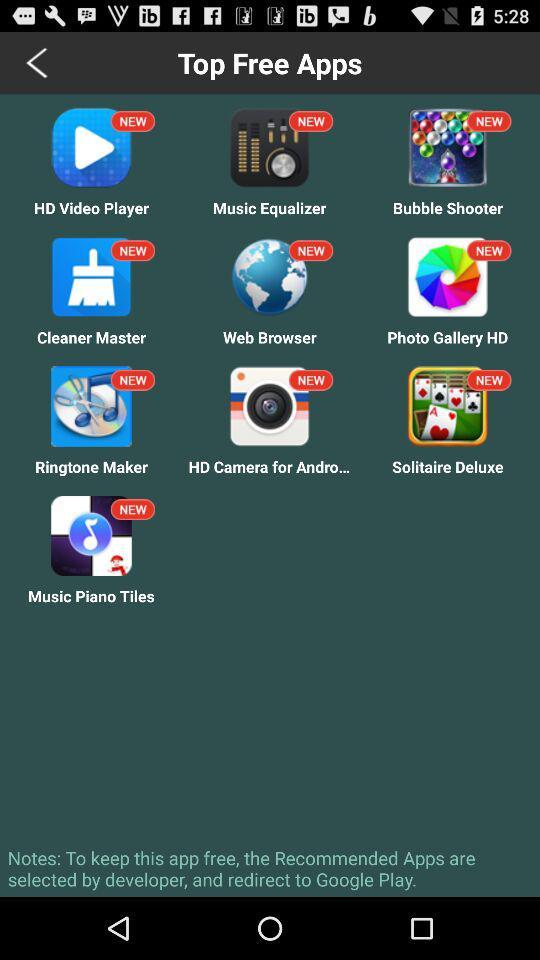  Describe the element at coordinates (38, 62) in the screenshot. I see `go back` at that location.